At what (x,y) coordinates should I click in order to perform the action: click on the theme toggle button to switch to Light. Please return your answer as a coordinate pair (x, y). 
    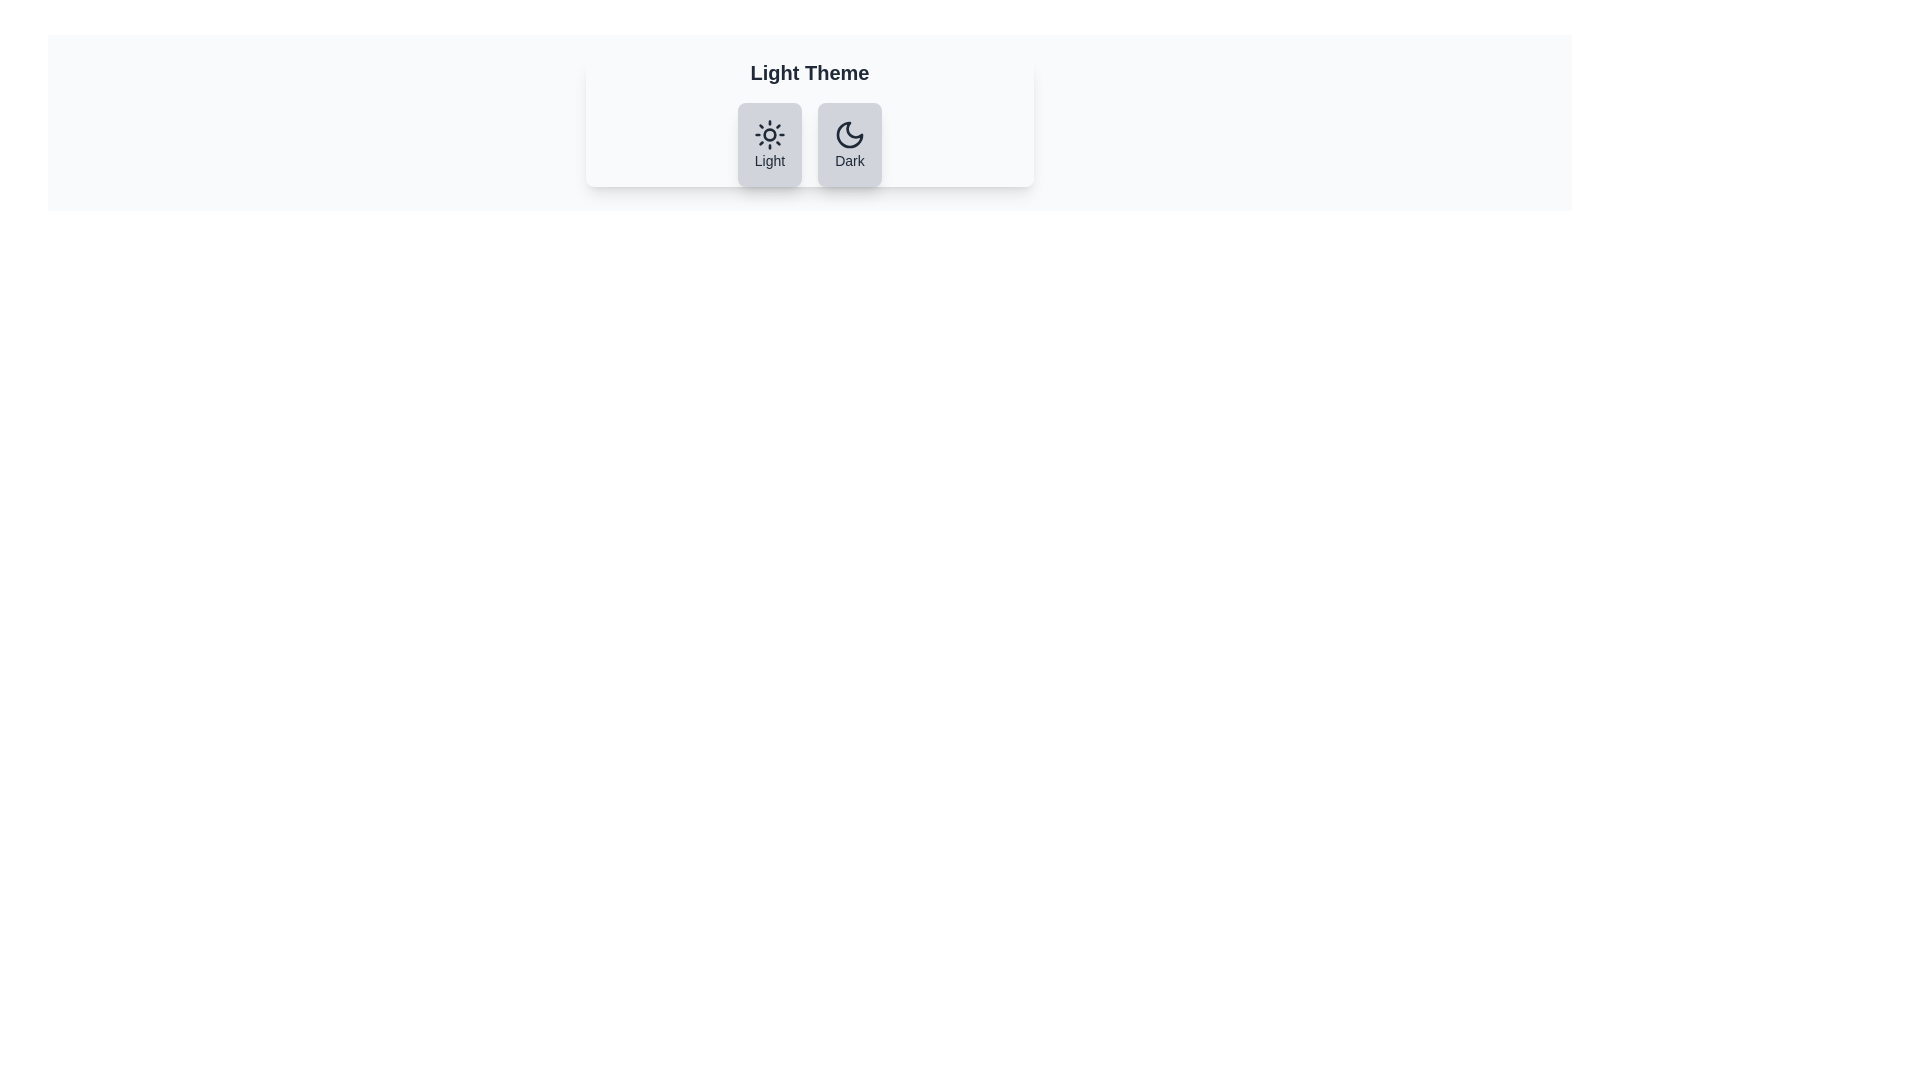
    Looking at the image, I should click on (768, 144).